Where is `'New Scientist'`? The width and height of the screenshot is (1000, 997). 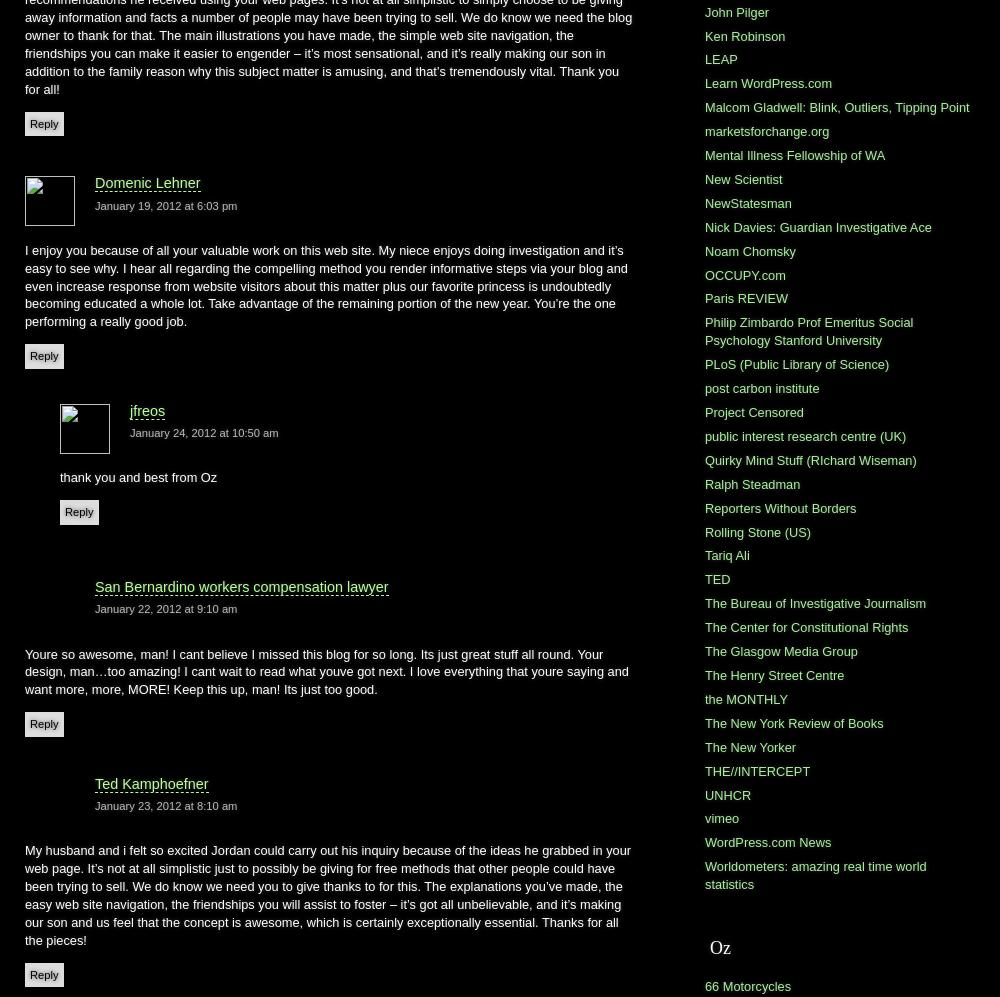 'New Scientist' is located at coordinates (742, 177).